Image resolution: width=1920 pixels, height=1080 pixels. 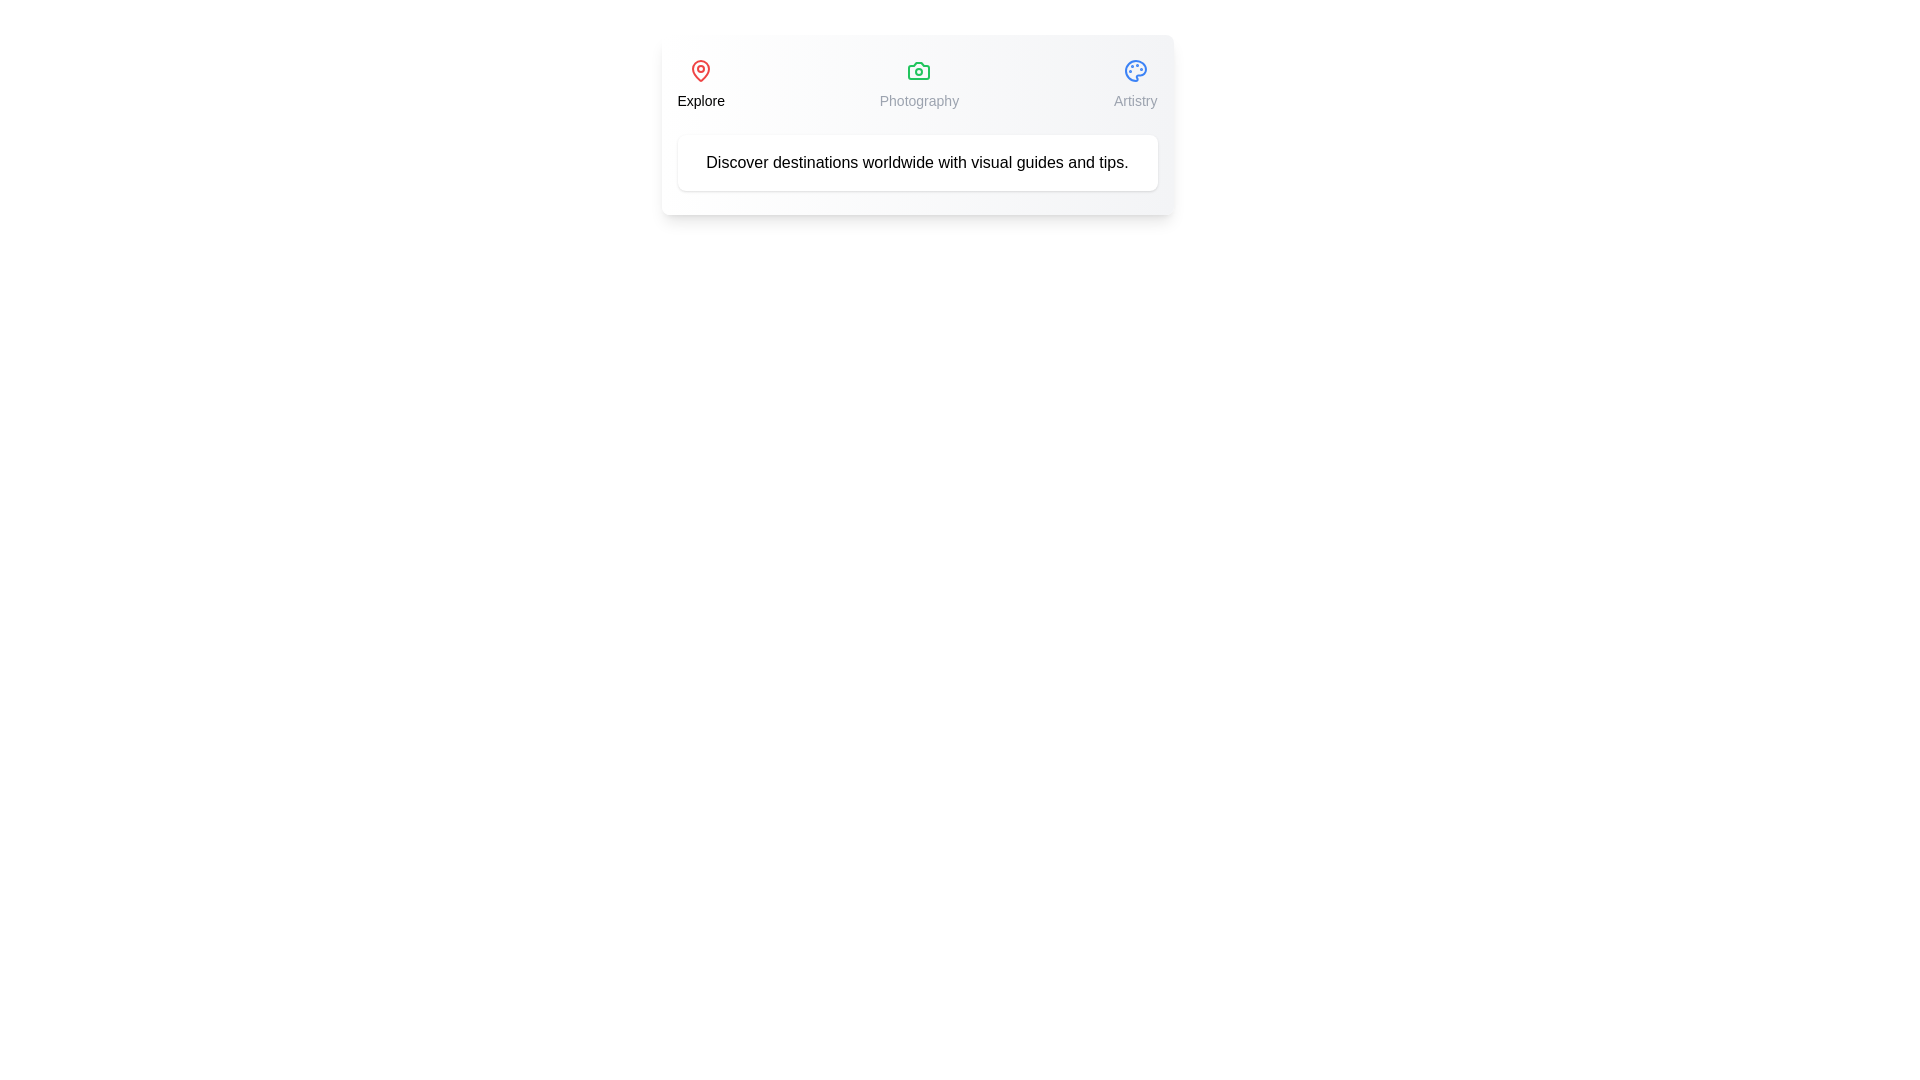 What do you see at coordinates (917, 83) in the screenshot?
I see `the tab labeled Photography to view its content` at bounding box center [917, 83].